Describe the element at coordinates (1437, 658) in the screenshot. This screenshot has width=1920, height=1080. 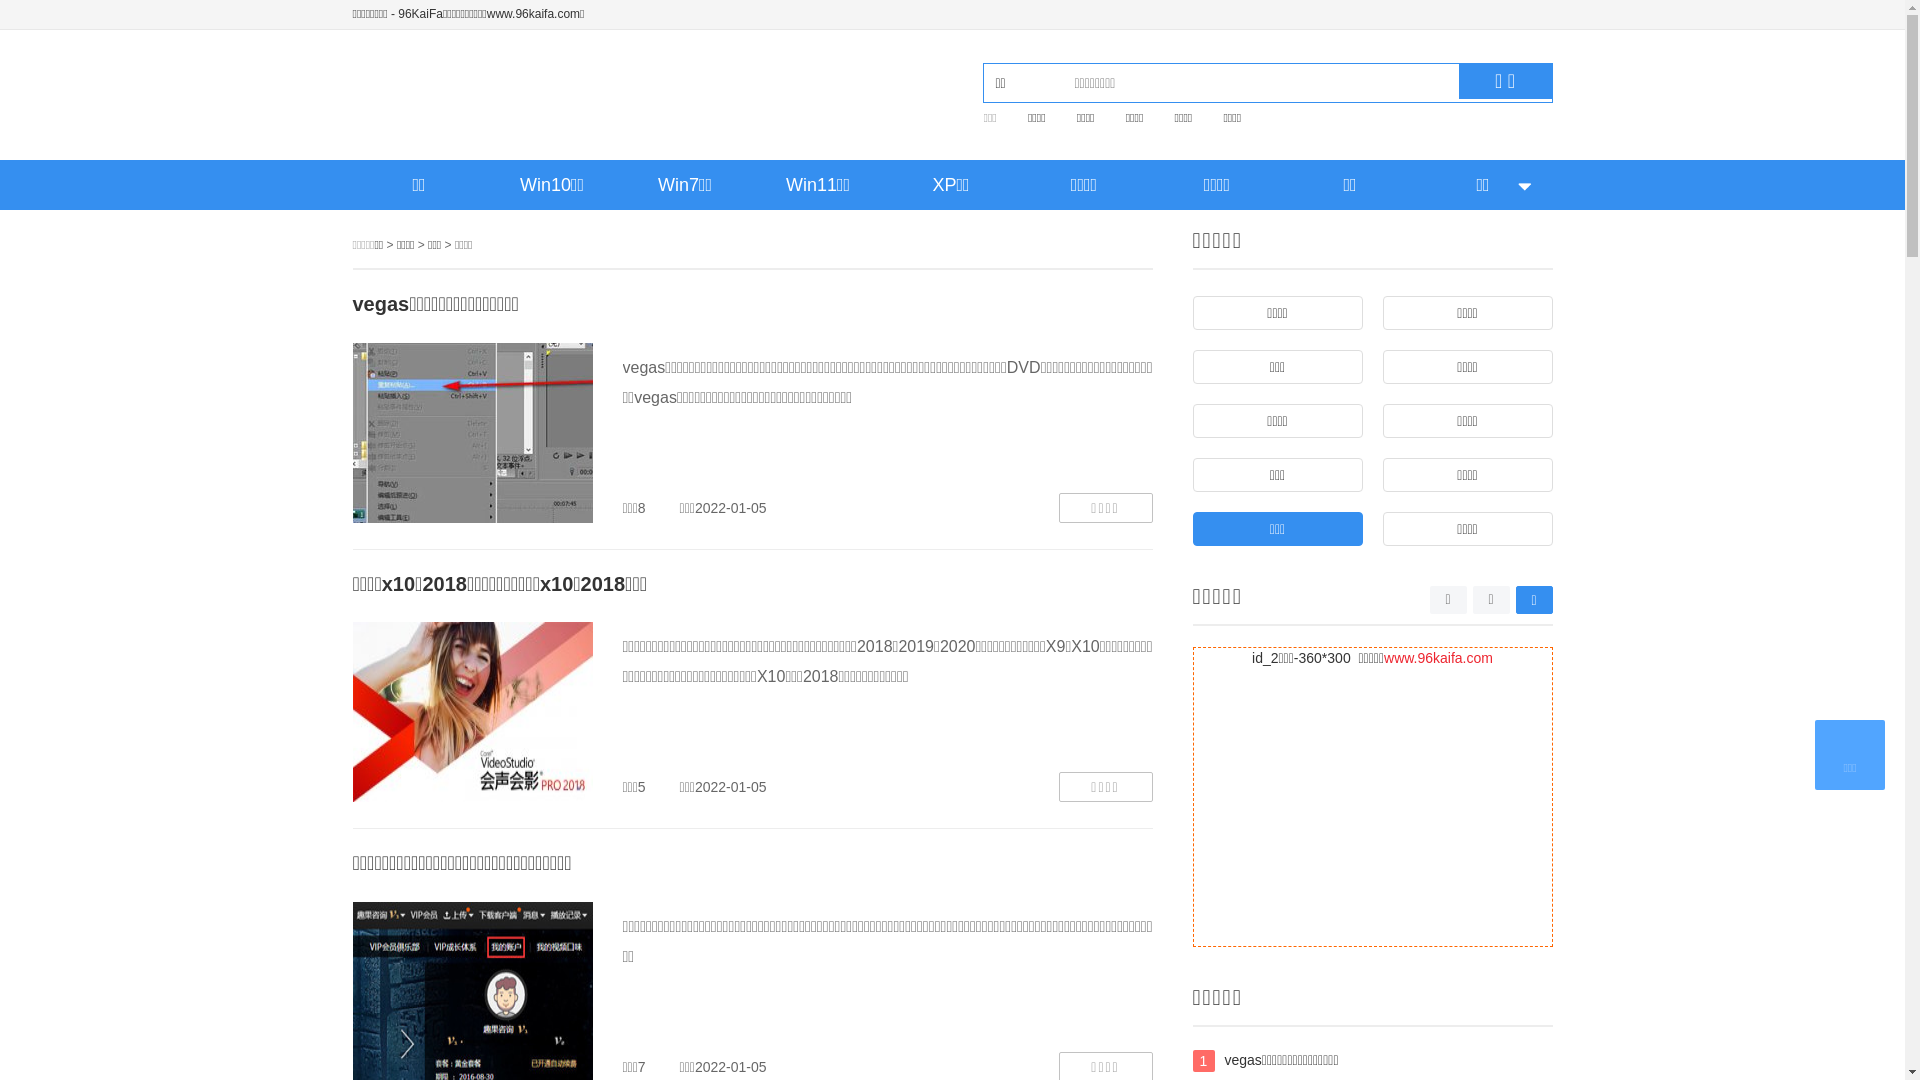
I see `'www.96kaifa.com'` at that location.